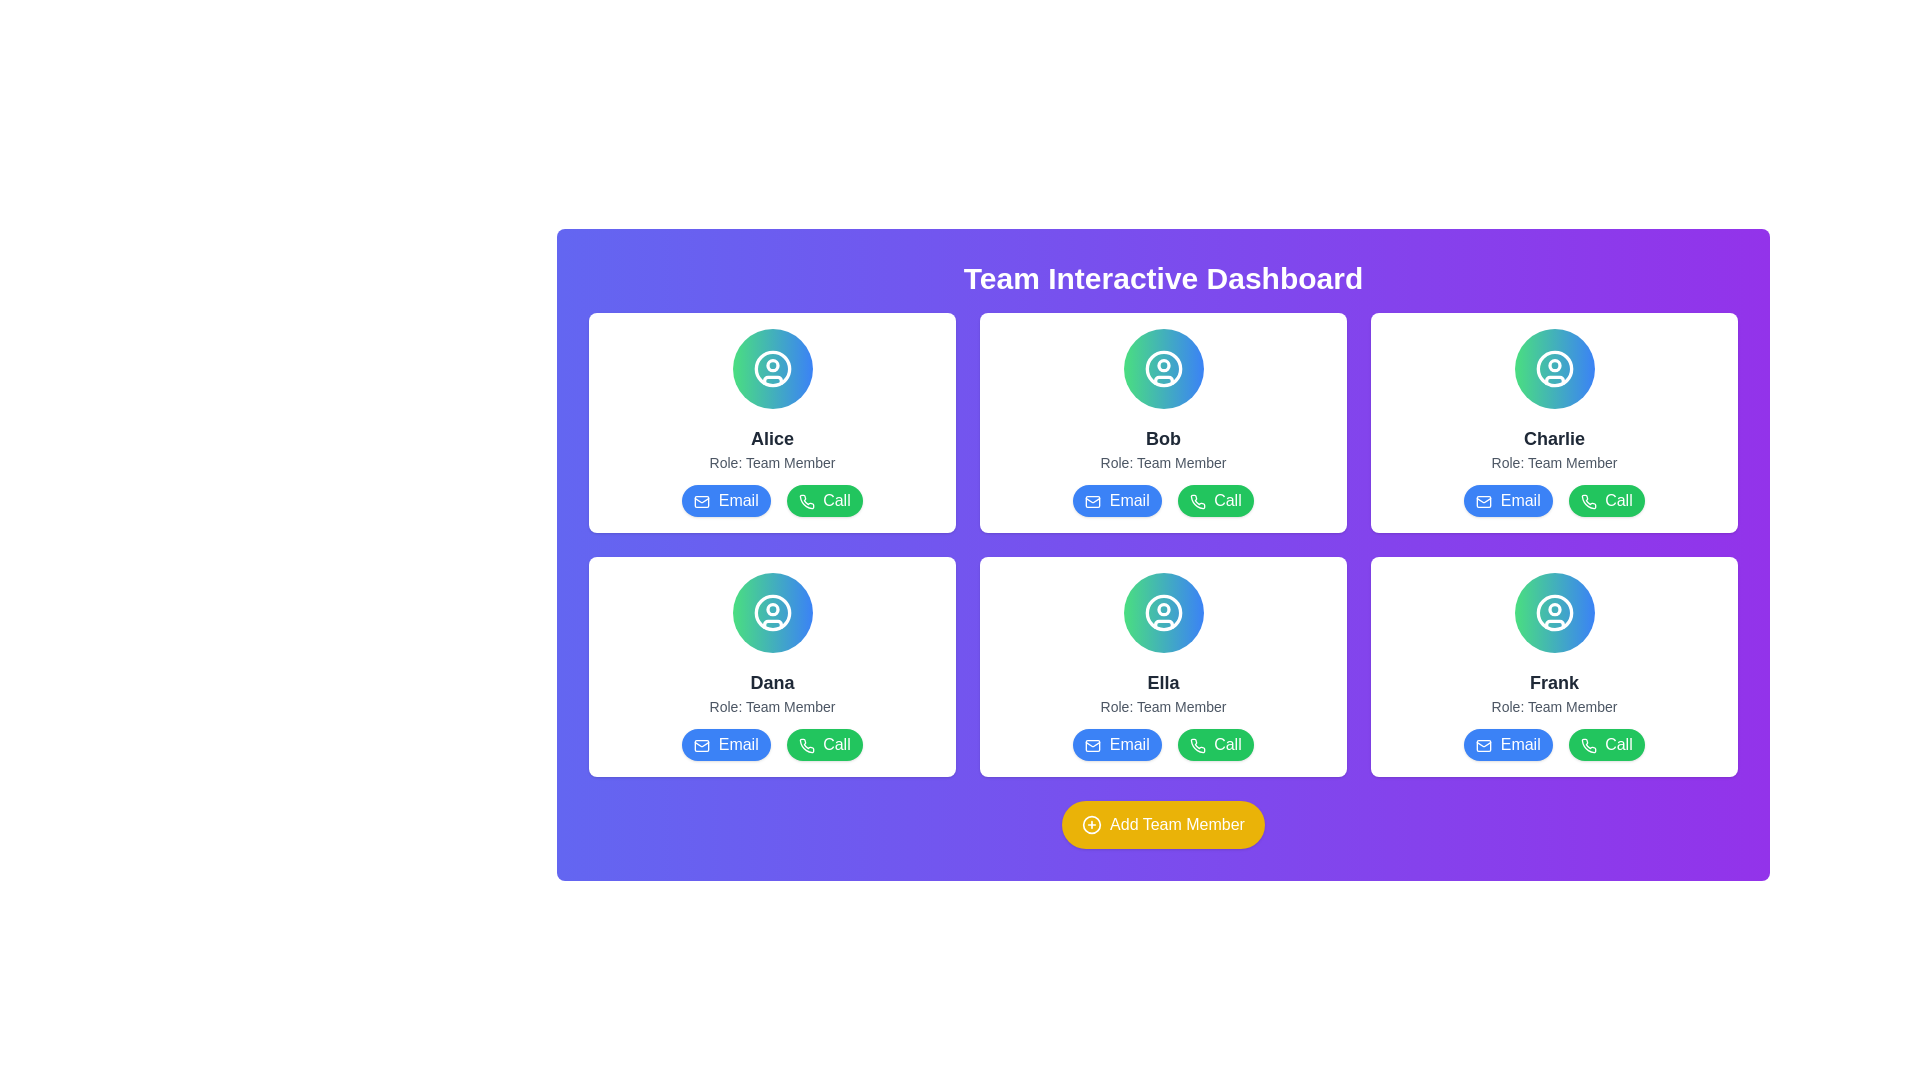 The height and width of the screenshot is (1080, 1920). Describe the element at coordinates (1163, 422) in the screenshot. I see `the Profile card displaying information for the team member named Bob, located in the center column of the top row in the grid layout` at that location.